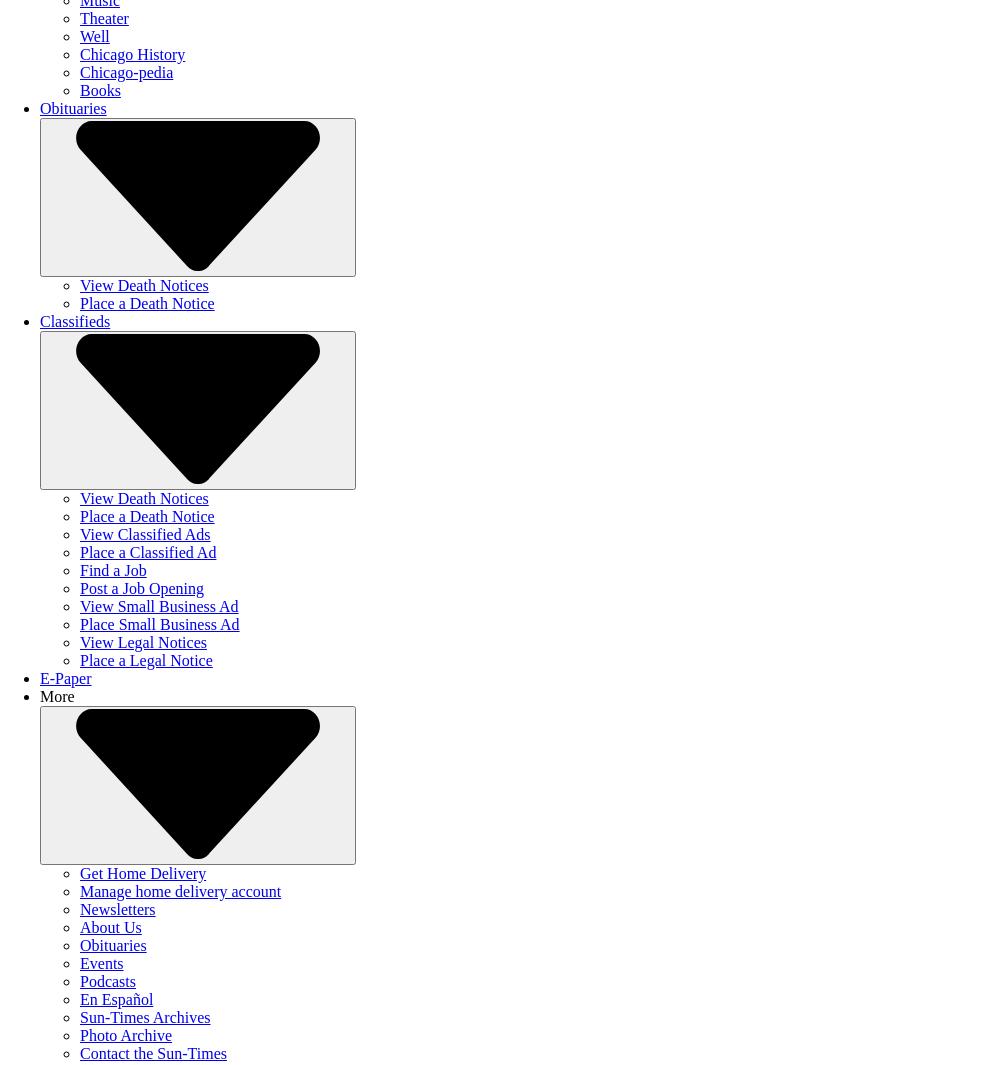 The width and height of the screenshot is (1000, 1065). Describe the element at coordinates (116, 909) in the screenshot. I see `'Newsletters'` at that location.